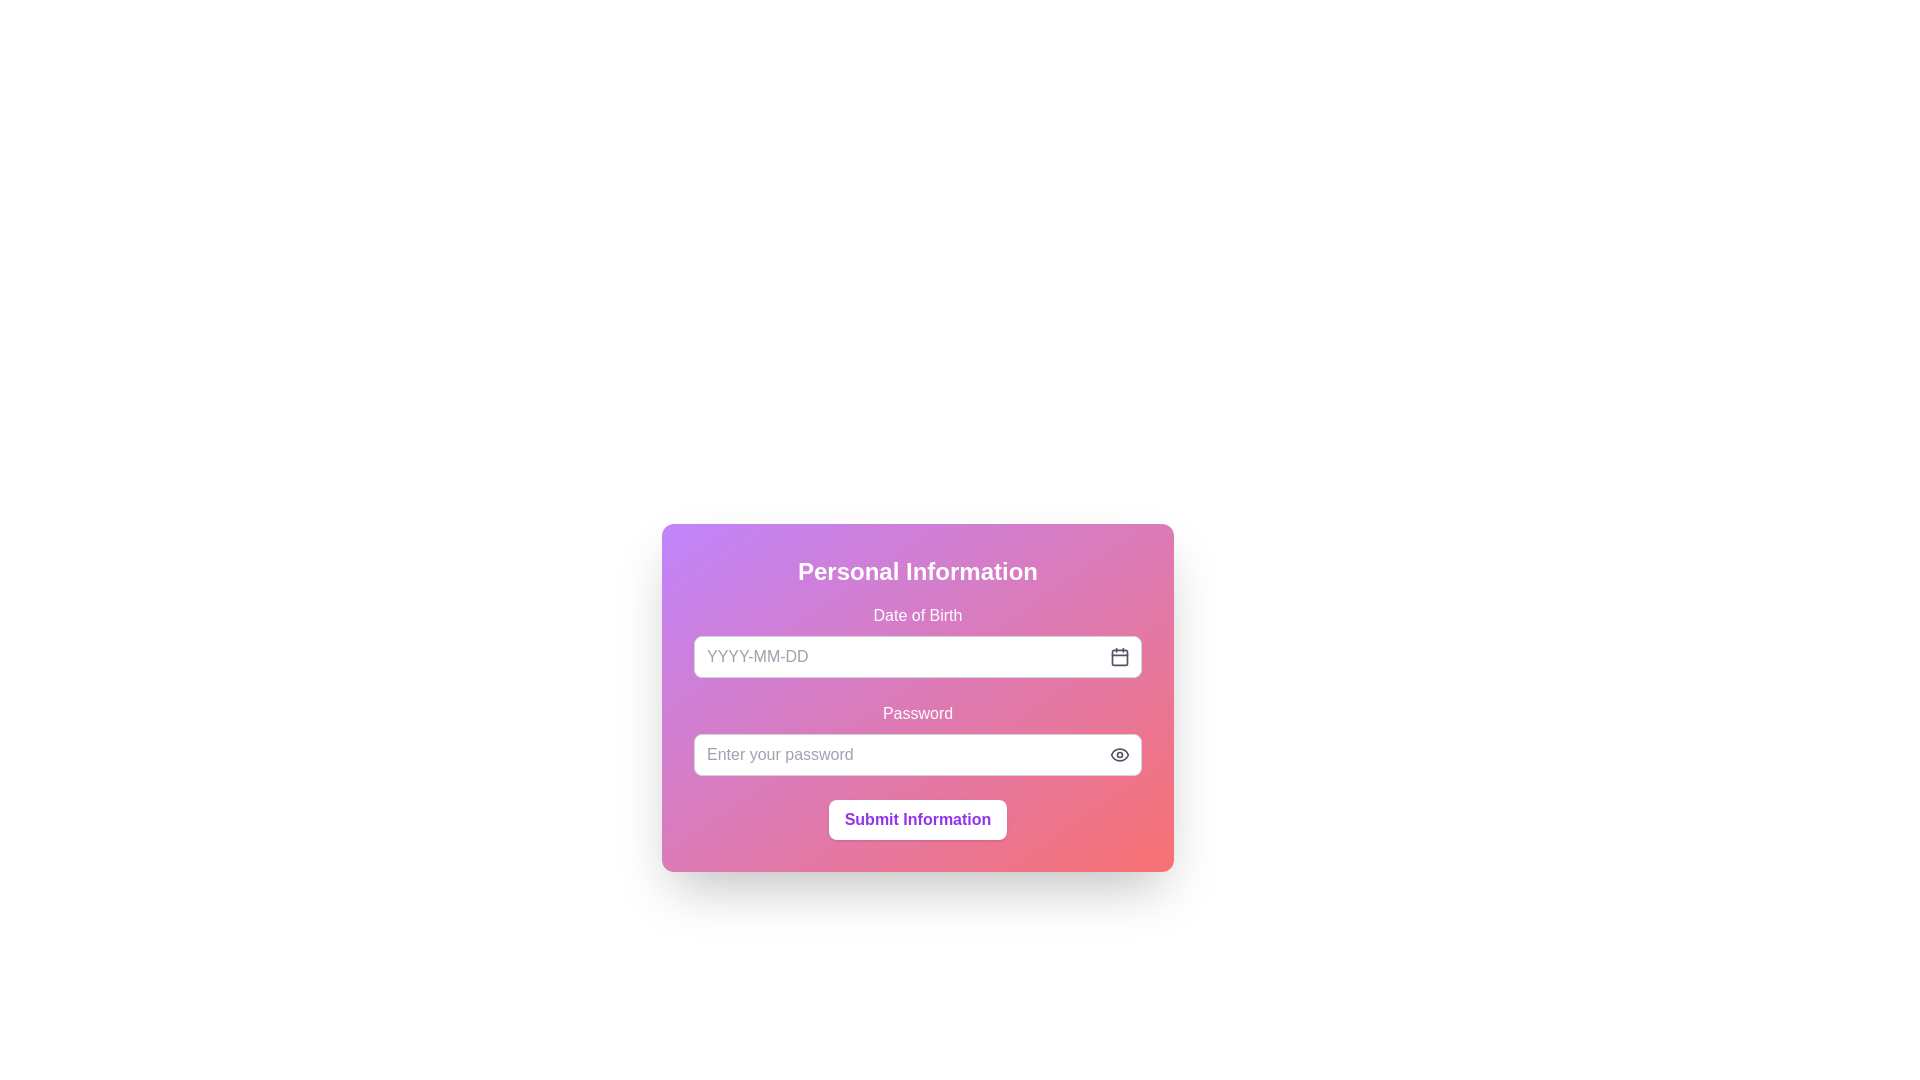  What do you see at coordinates (1118, 755) in the screenshot?
I see `the input field associated with the eye-shaped icon used to toggle password visibility` at bounding box center [1118, 755].